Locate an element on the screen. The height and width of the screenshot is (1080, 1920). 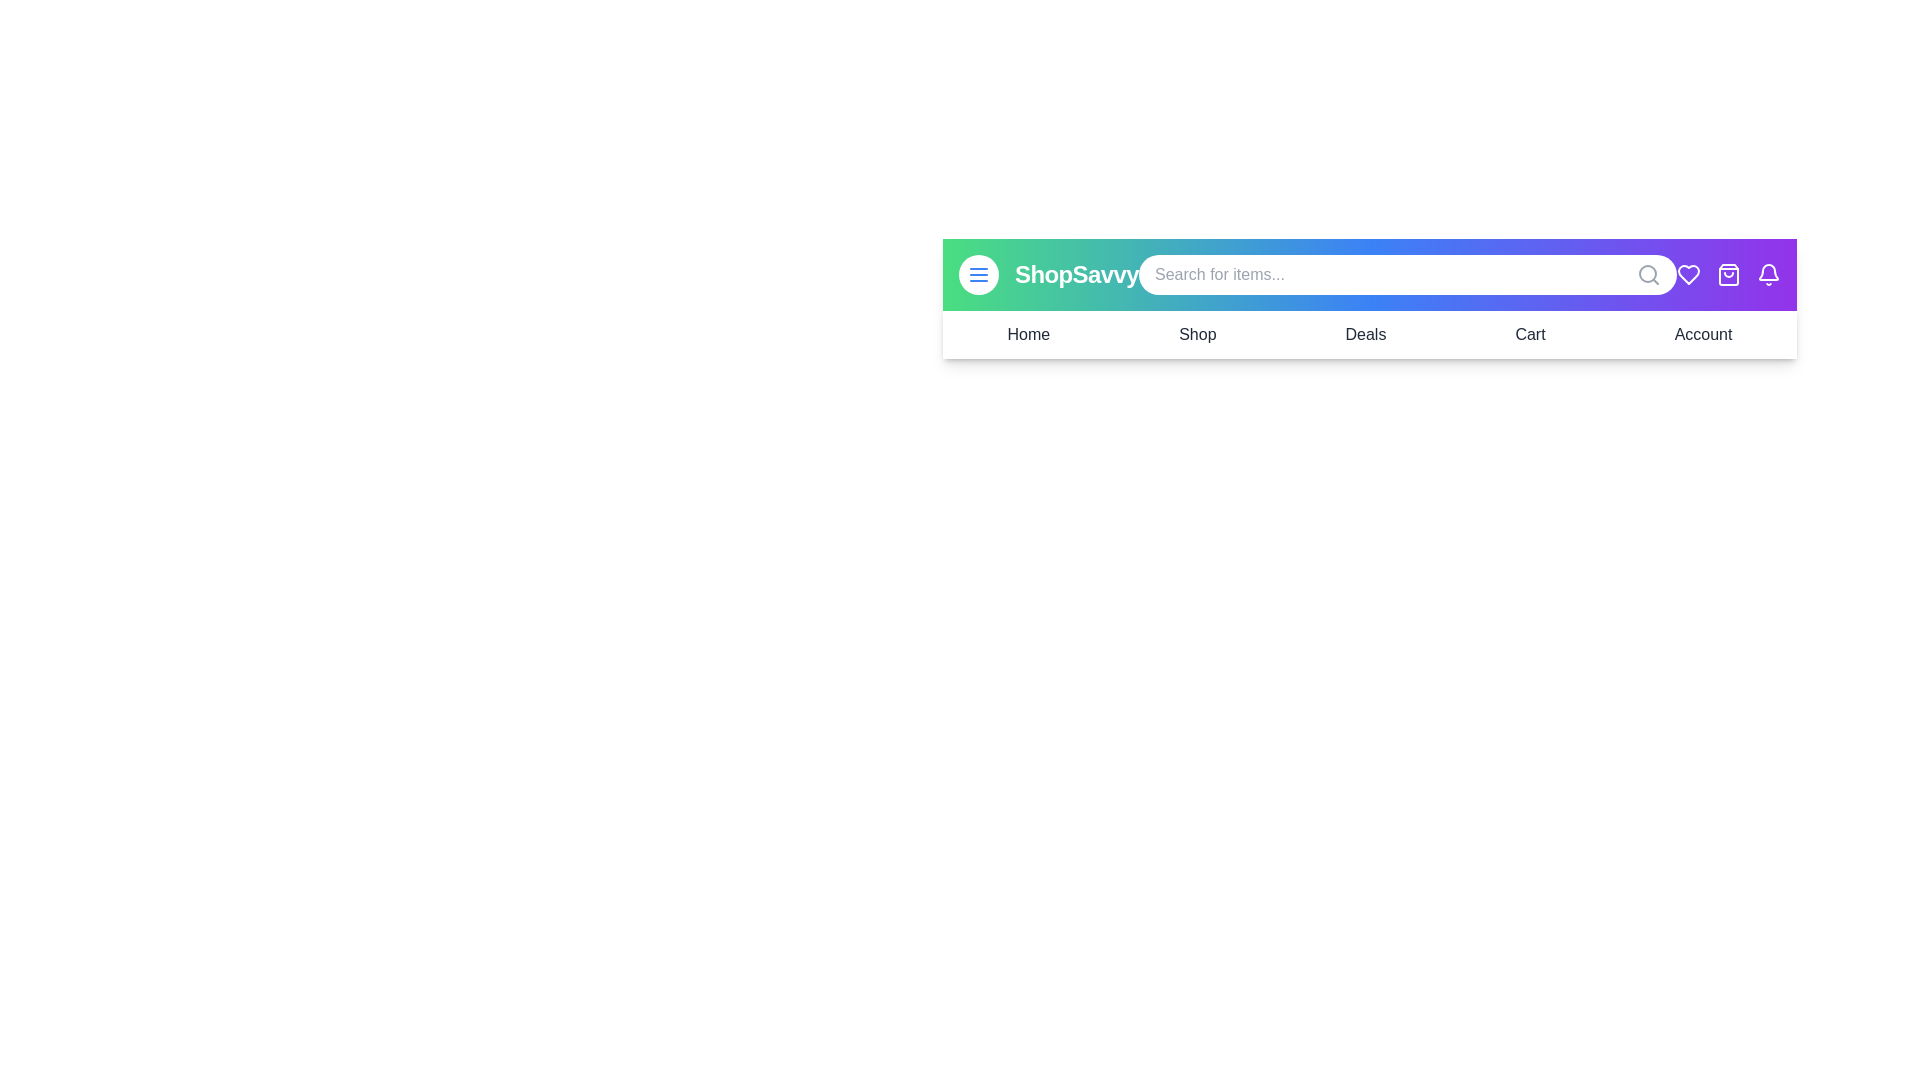
bell icon to trigger the notification settings or view is located at coordinates (1769, 274).